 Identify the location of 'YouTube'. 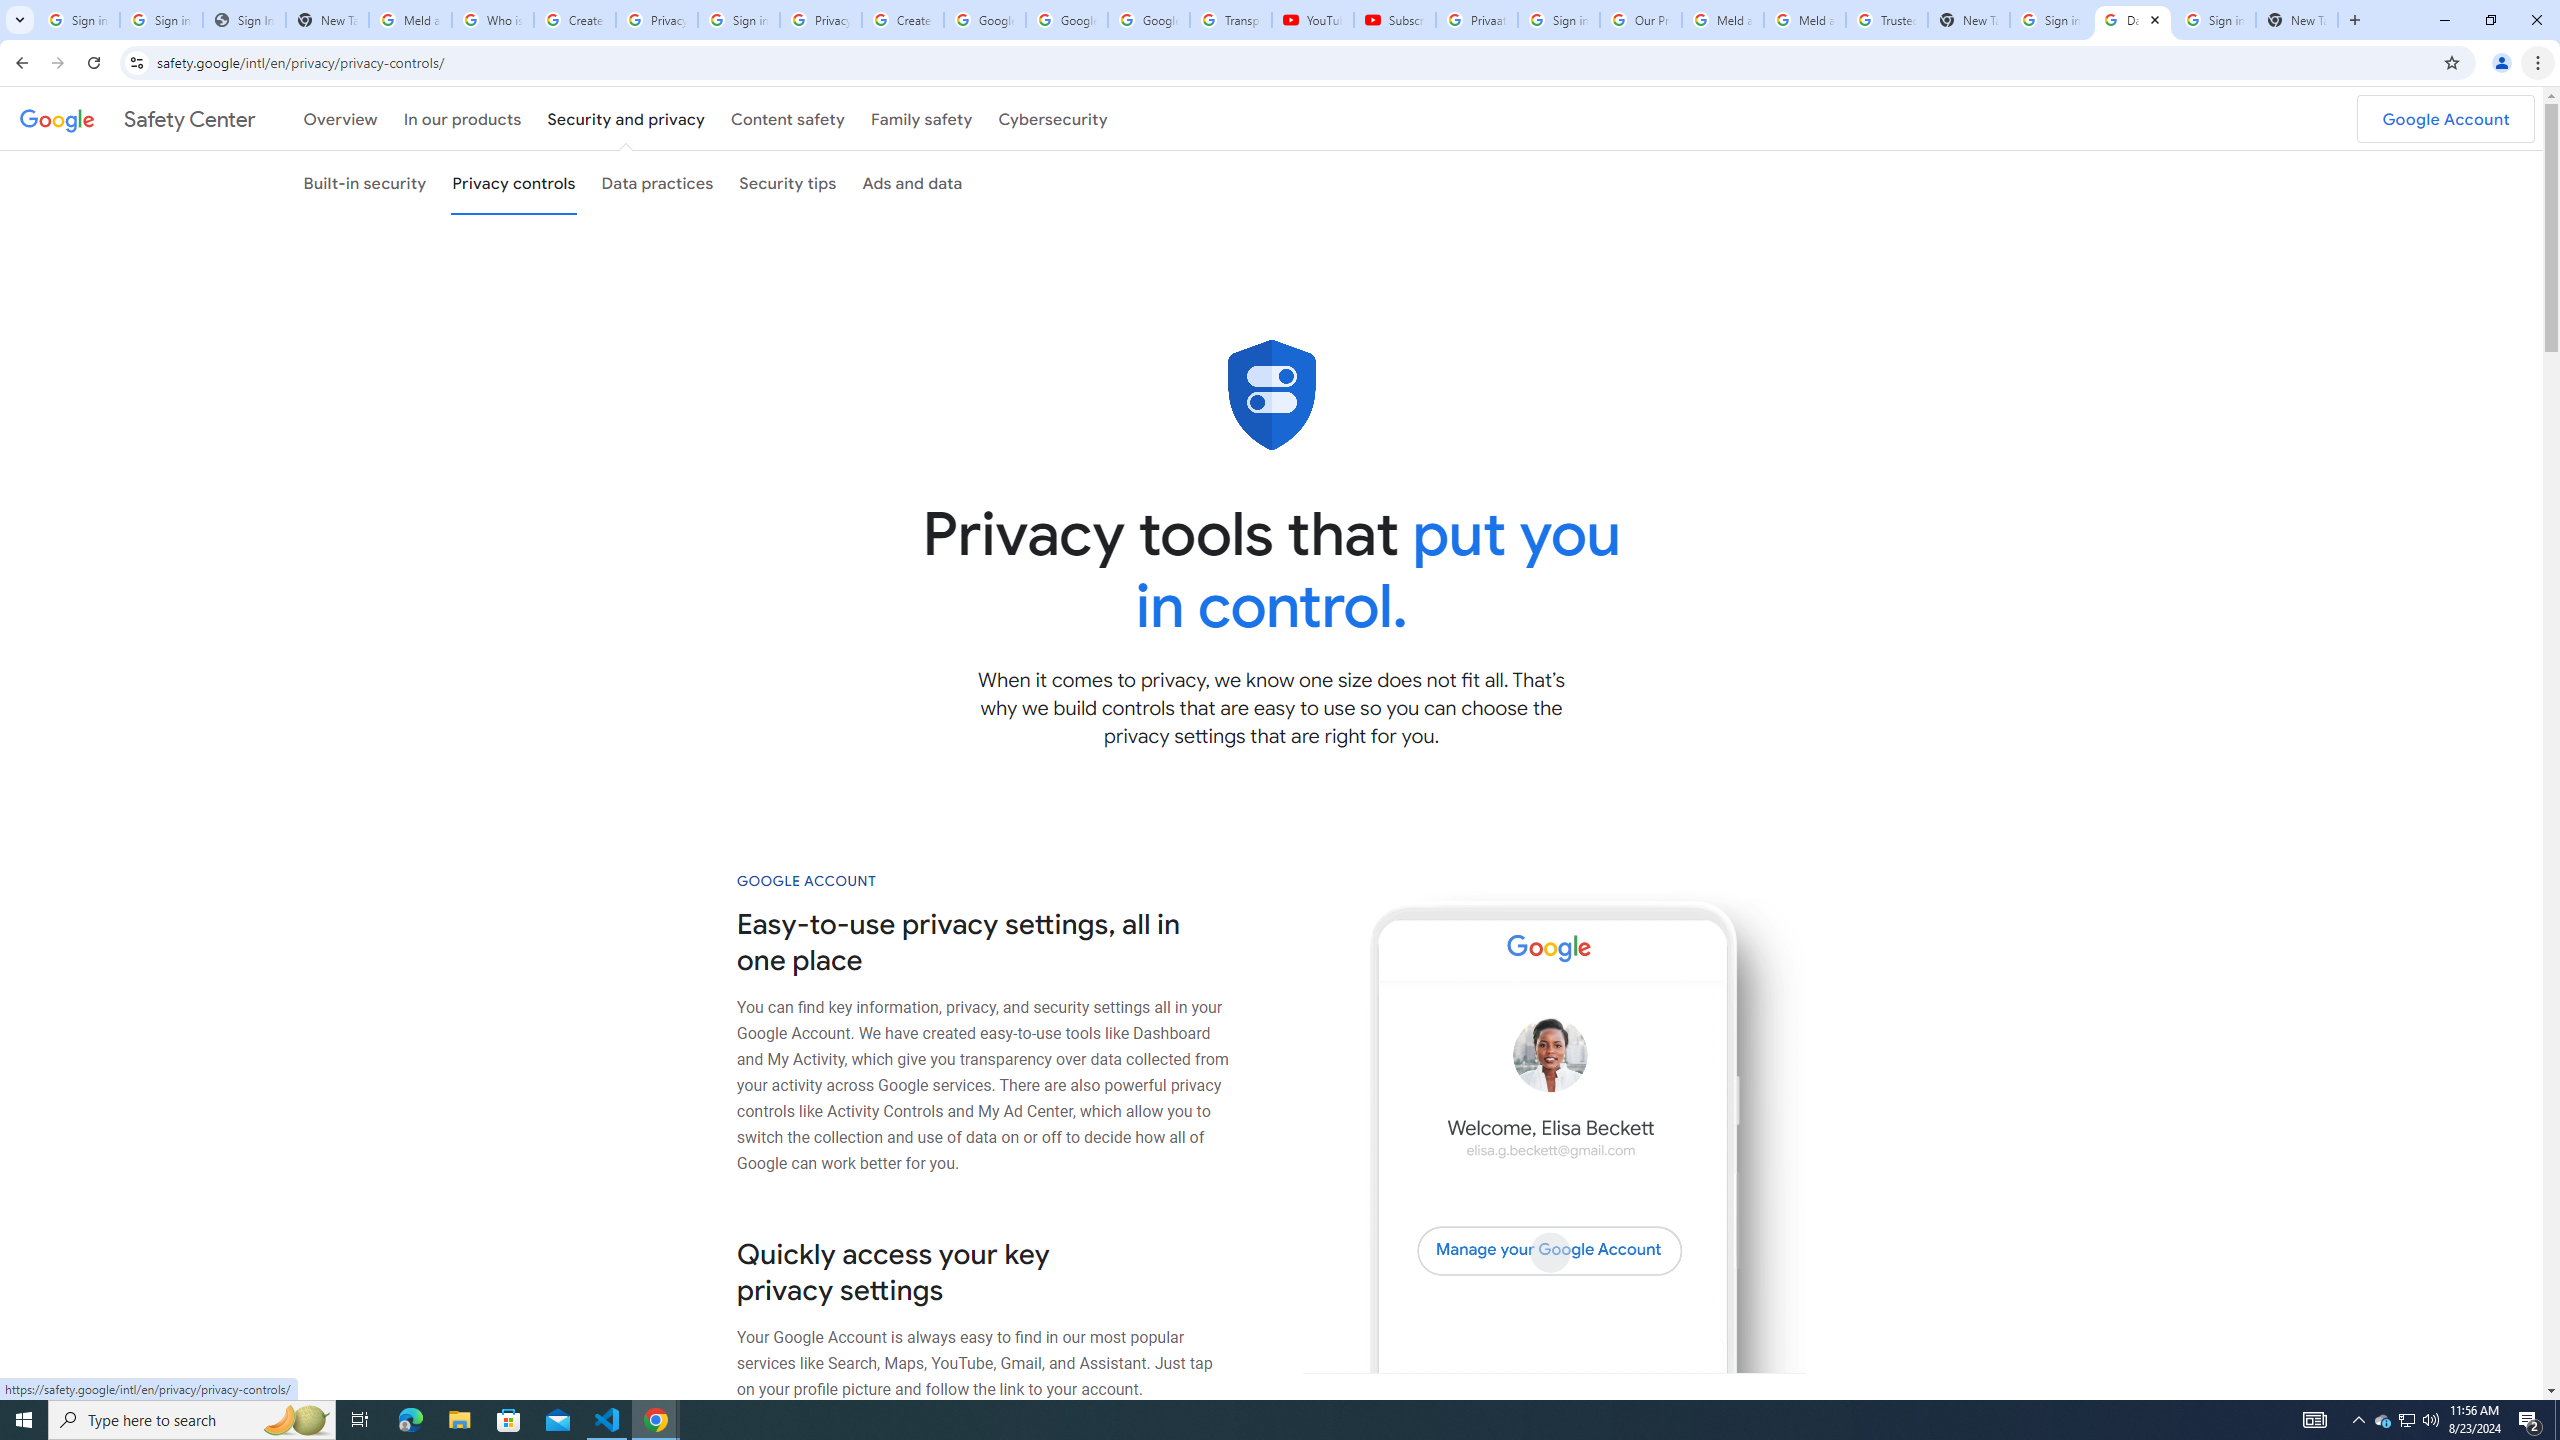
(1312, 19).